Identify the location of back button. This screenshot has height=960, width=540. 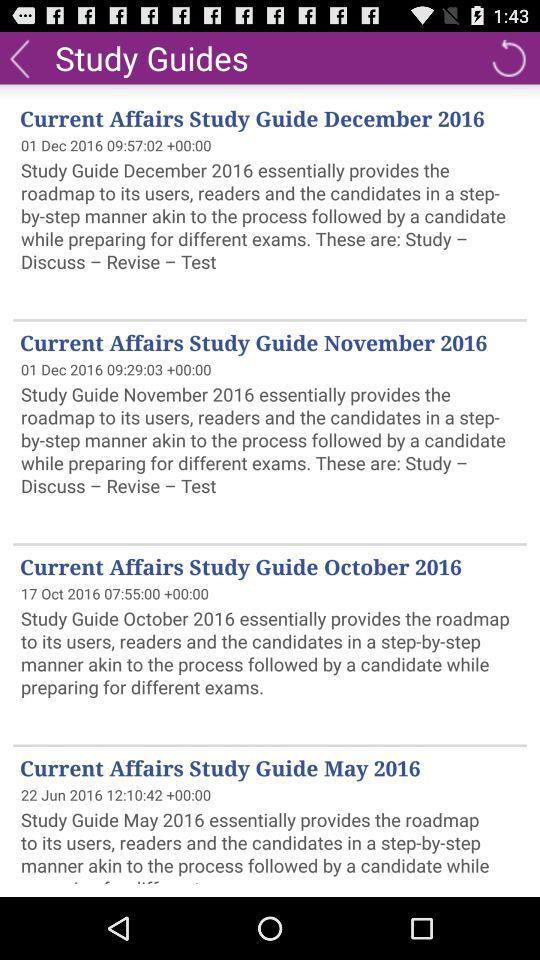
(18, 56).